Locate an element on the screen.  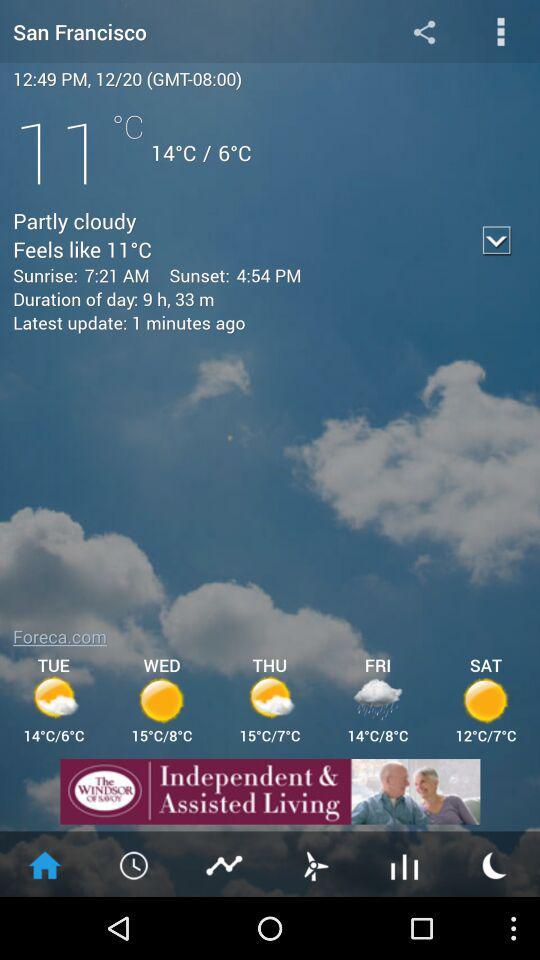
share the article is located at coordinates (270, 791).